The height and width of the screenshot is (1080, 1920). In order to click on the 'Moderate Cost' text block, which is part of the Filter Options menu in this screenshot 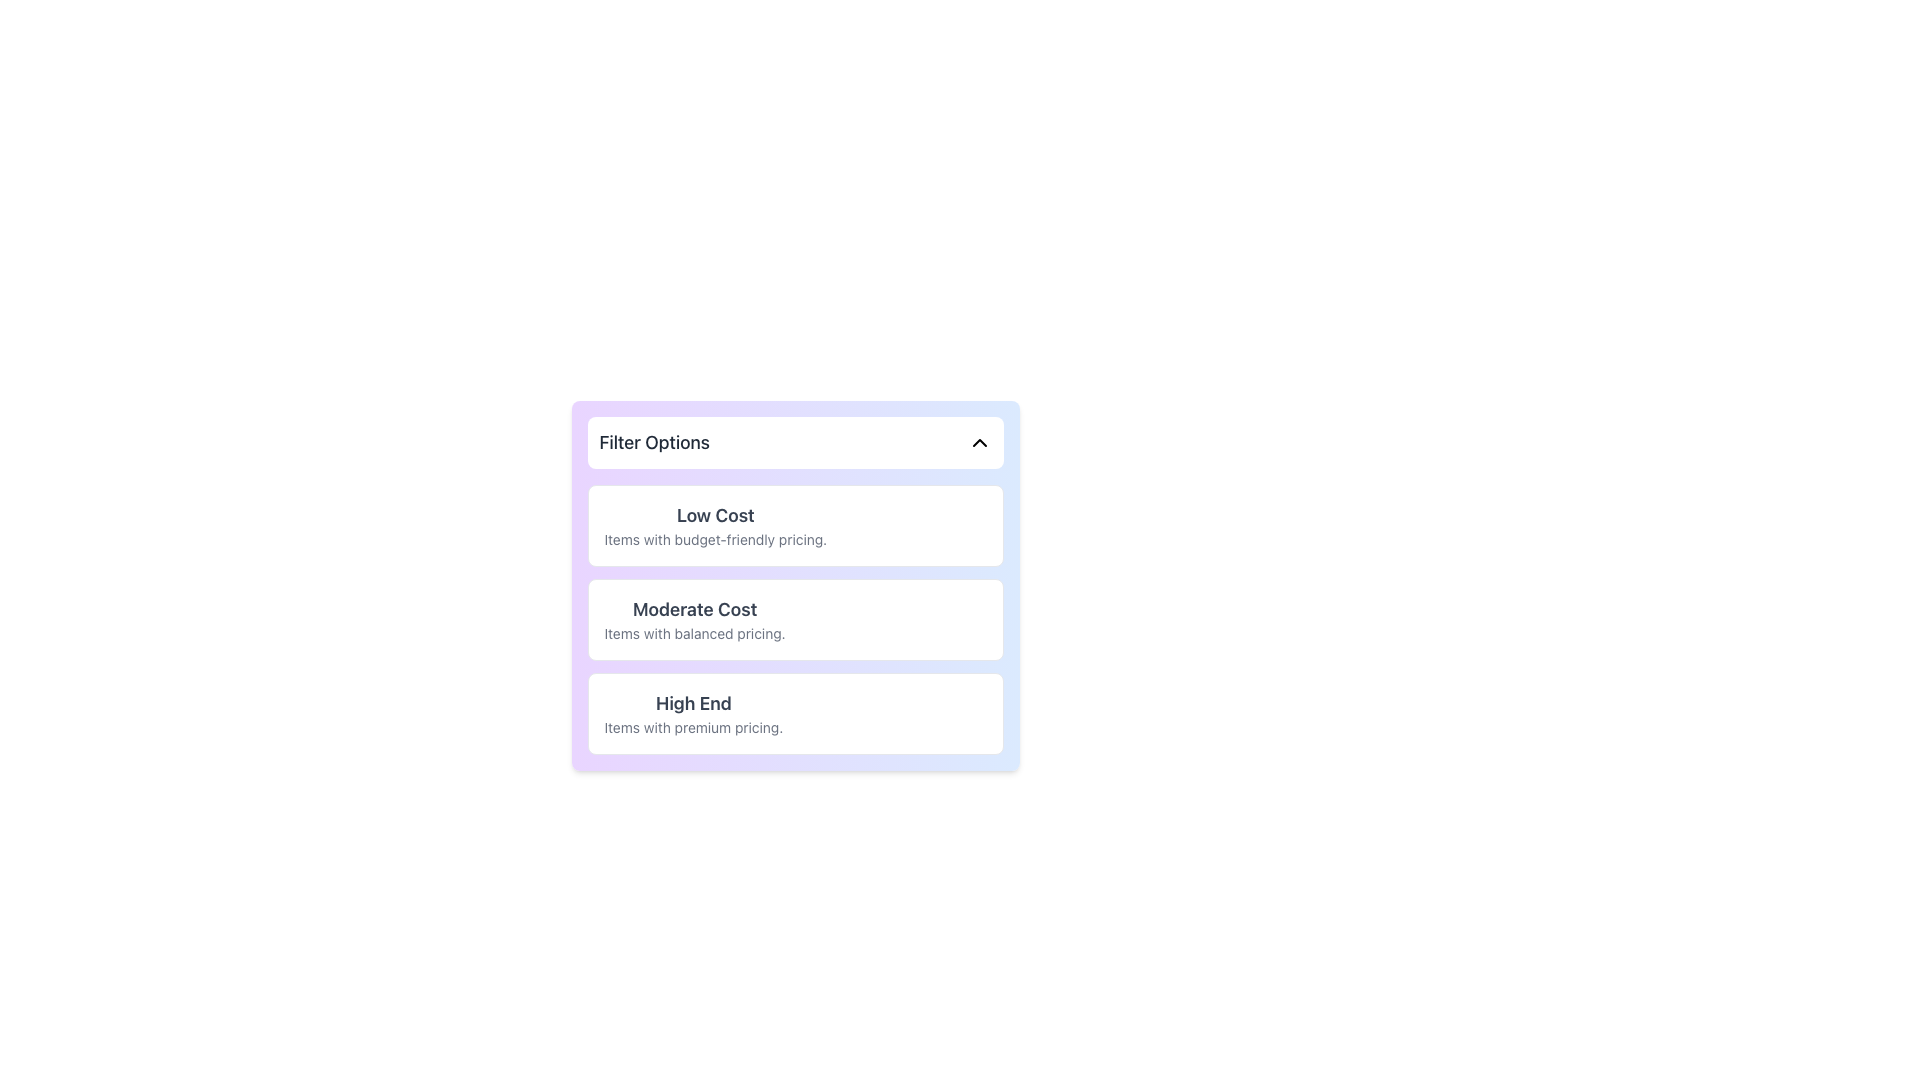, I will do `click(695, 619)`.